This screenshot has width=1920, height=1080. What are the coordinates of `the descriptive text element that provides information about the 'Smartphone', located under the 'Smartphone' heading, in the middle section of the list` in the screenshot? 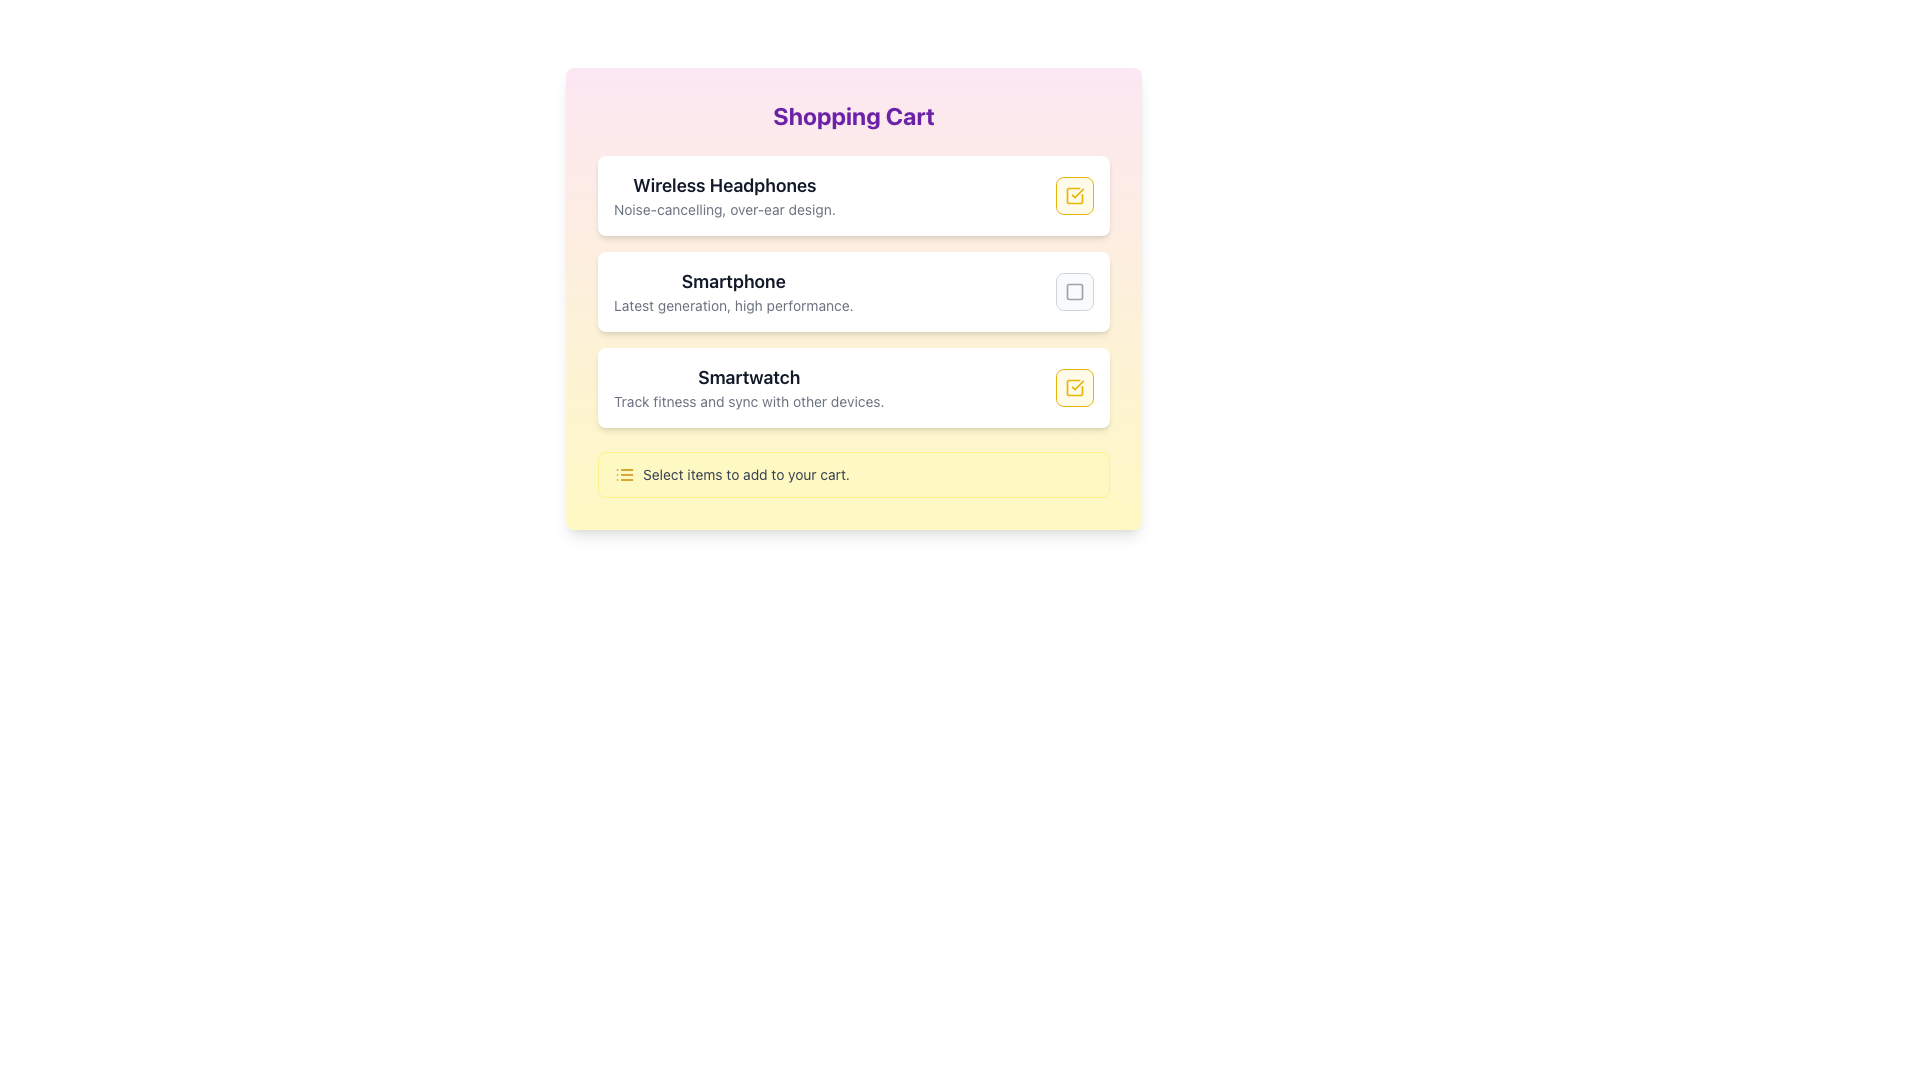 It's located at (732, 305).